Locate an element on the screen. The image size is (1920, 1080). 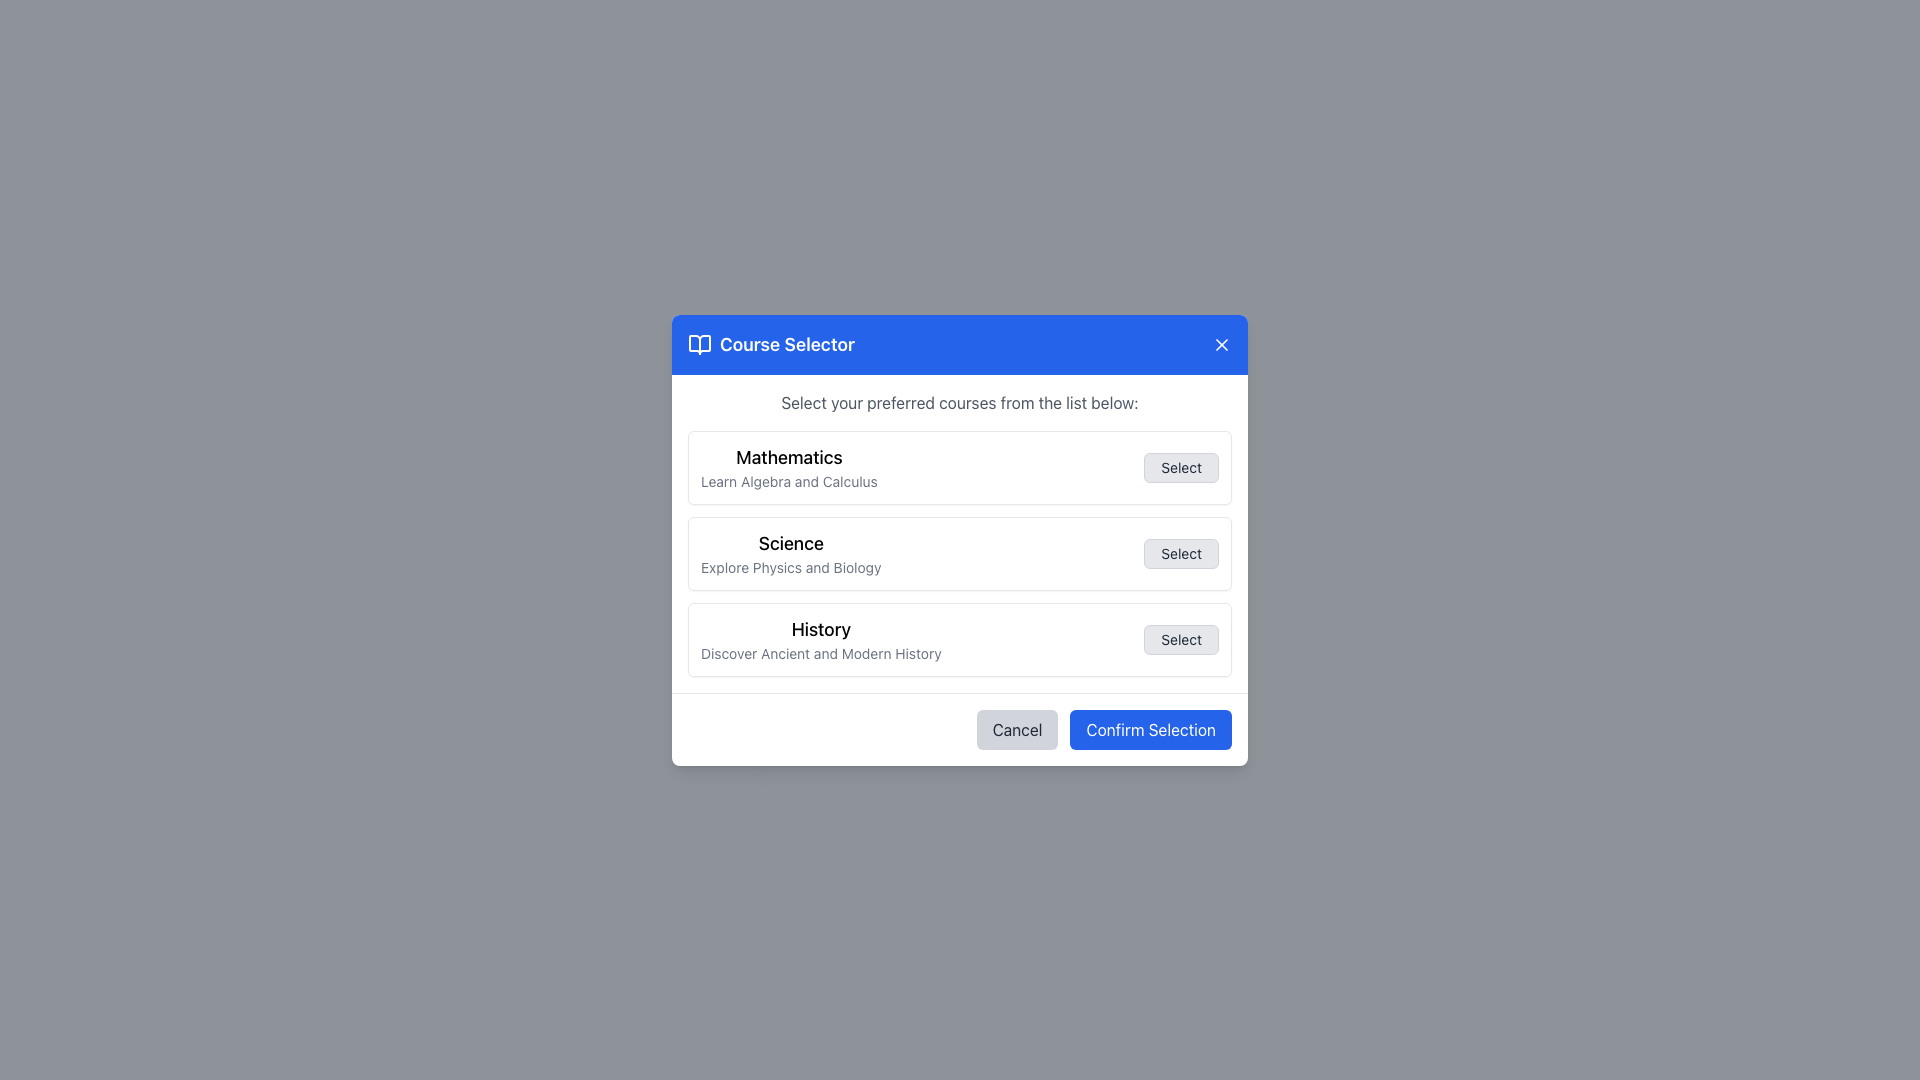
the confirm button located at the bottom-right corner of the dialog box, which is the second button in a horizontal pair next to the 'Cancel' button to confirm the selection is located at coordinates (1151, 729).